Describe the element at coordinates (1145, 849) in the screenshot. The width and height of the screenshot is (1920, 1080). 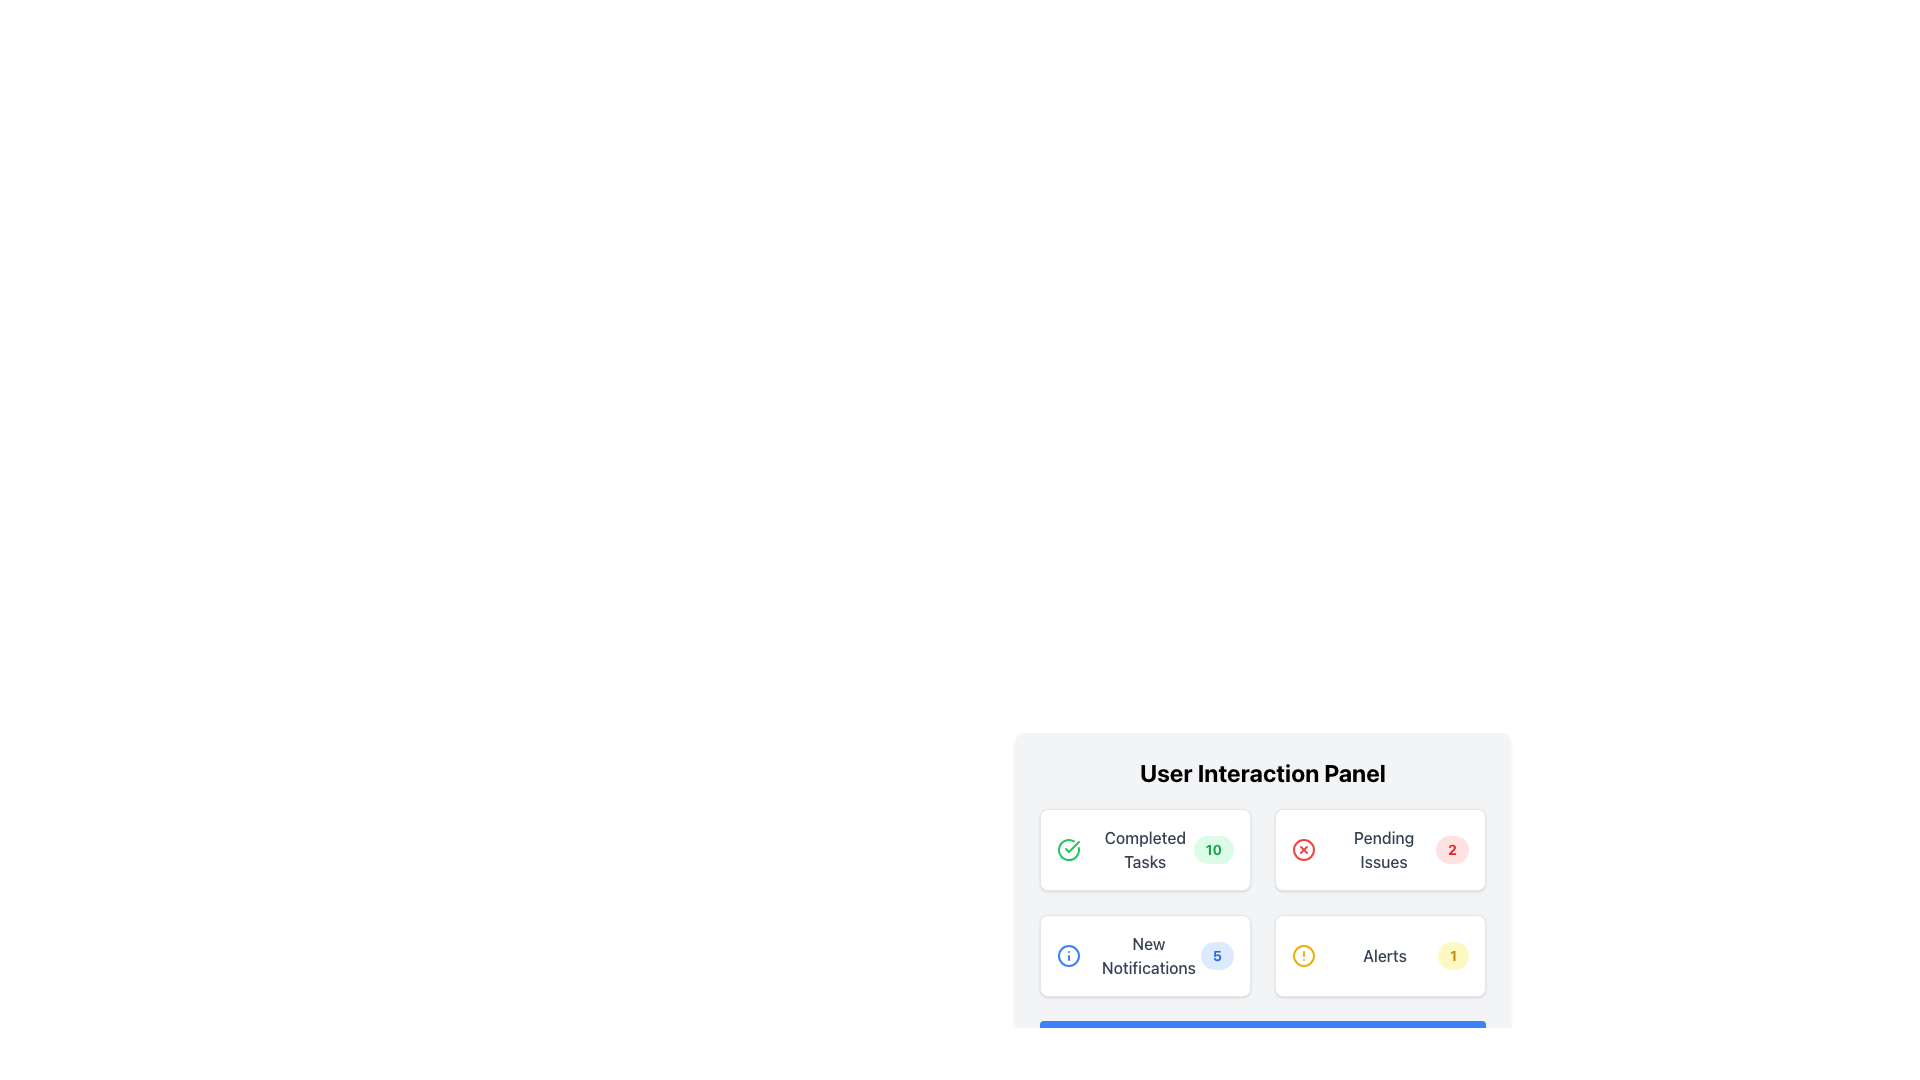
I see `the 'Completed Tasks' text label, which is centrally located within a rectangular card on the top-left corner of a four-card grid, adjacent to an icon and a green badge displaying '10'` at that location.